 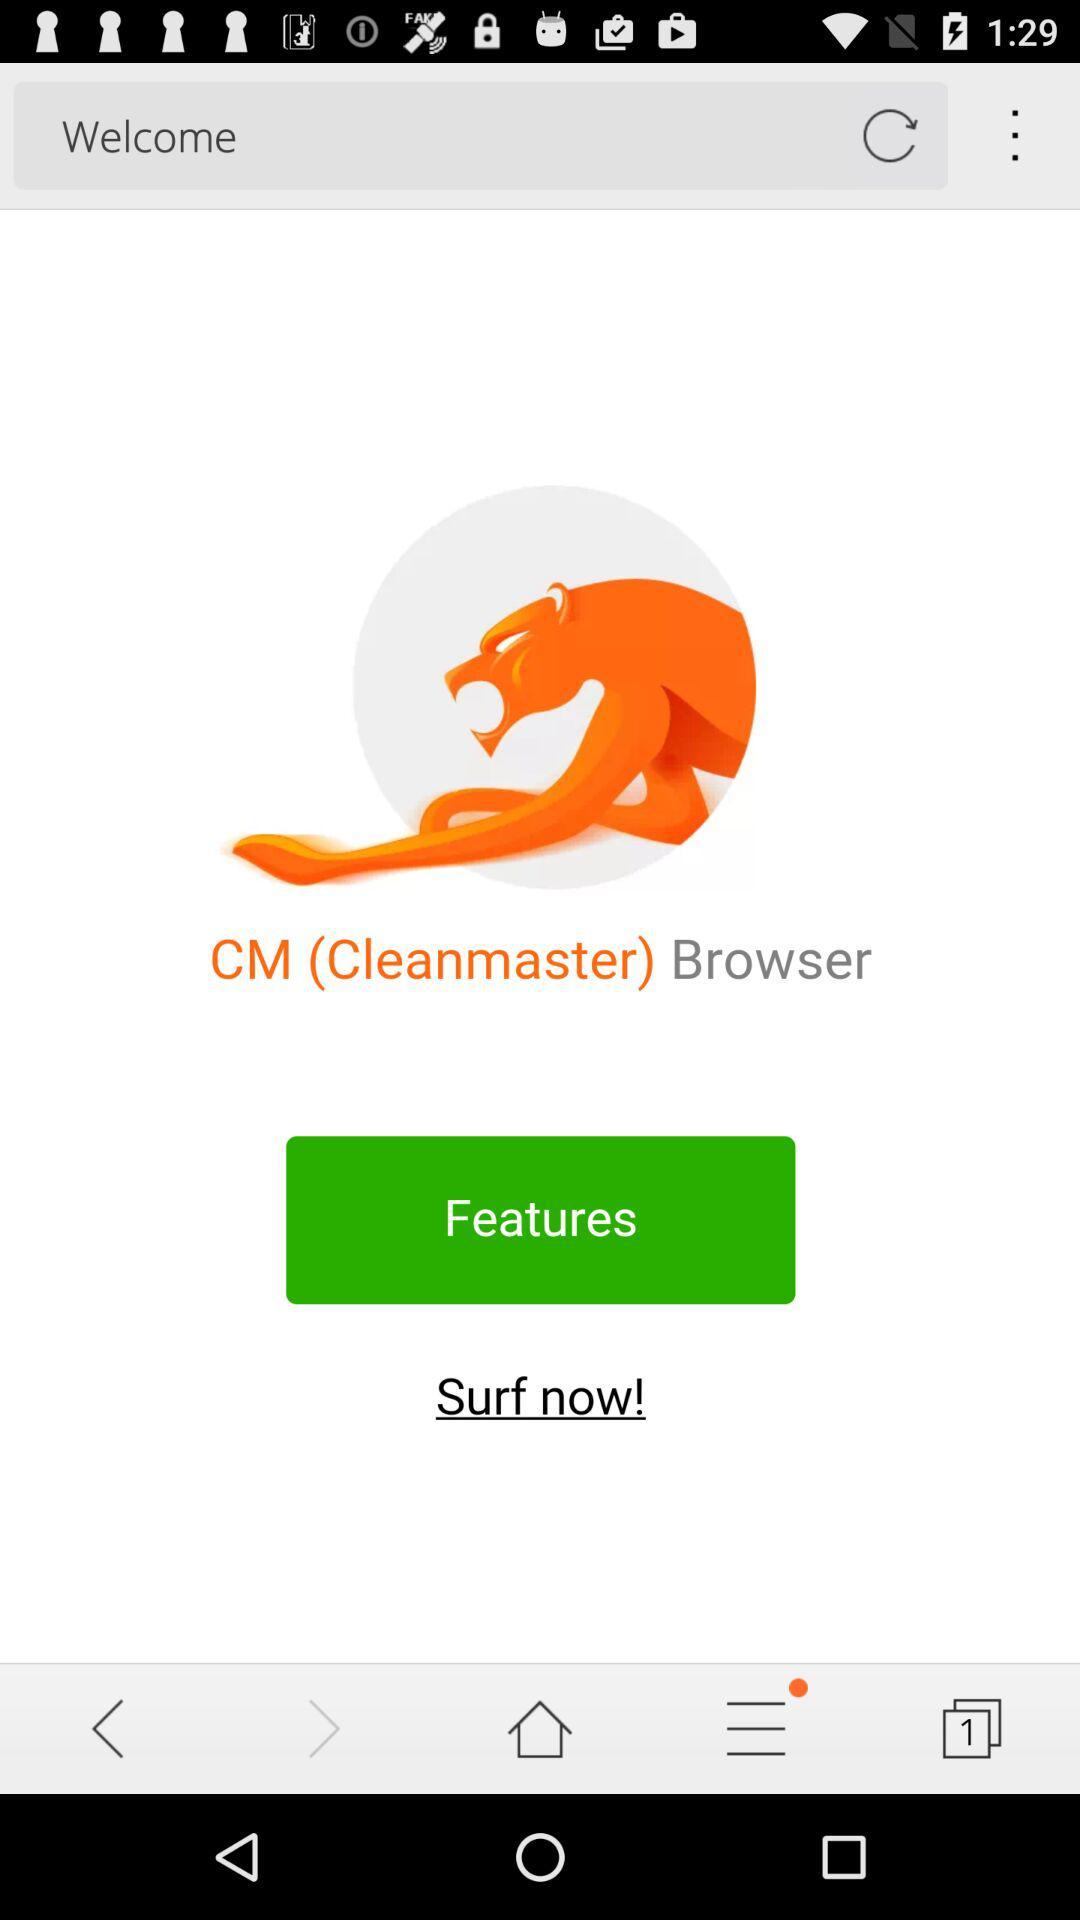 I want to click on previous web page, so click(x=108, y=1727).